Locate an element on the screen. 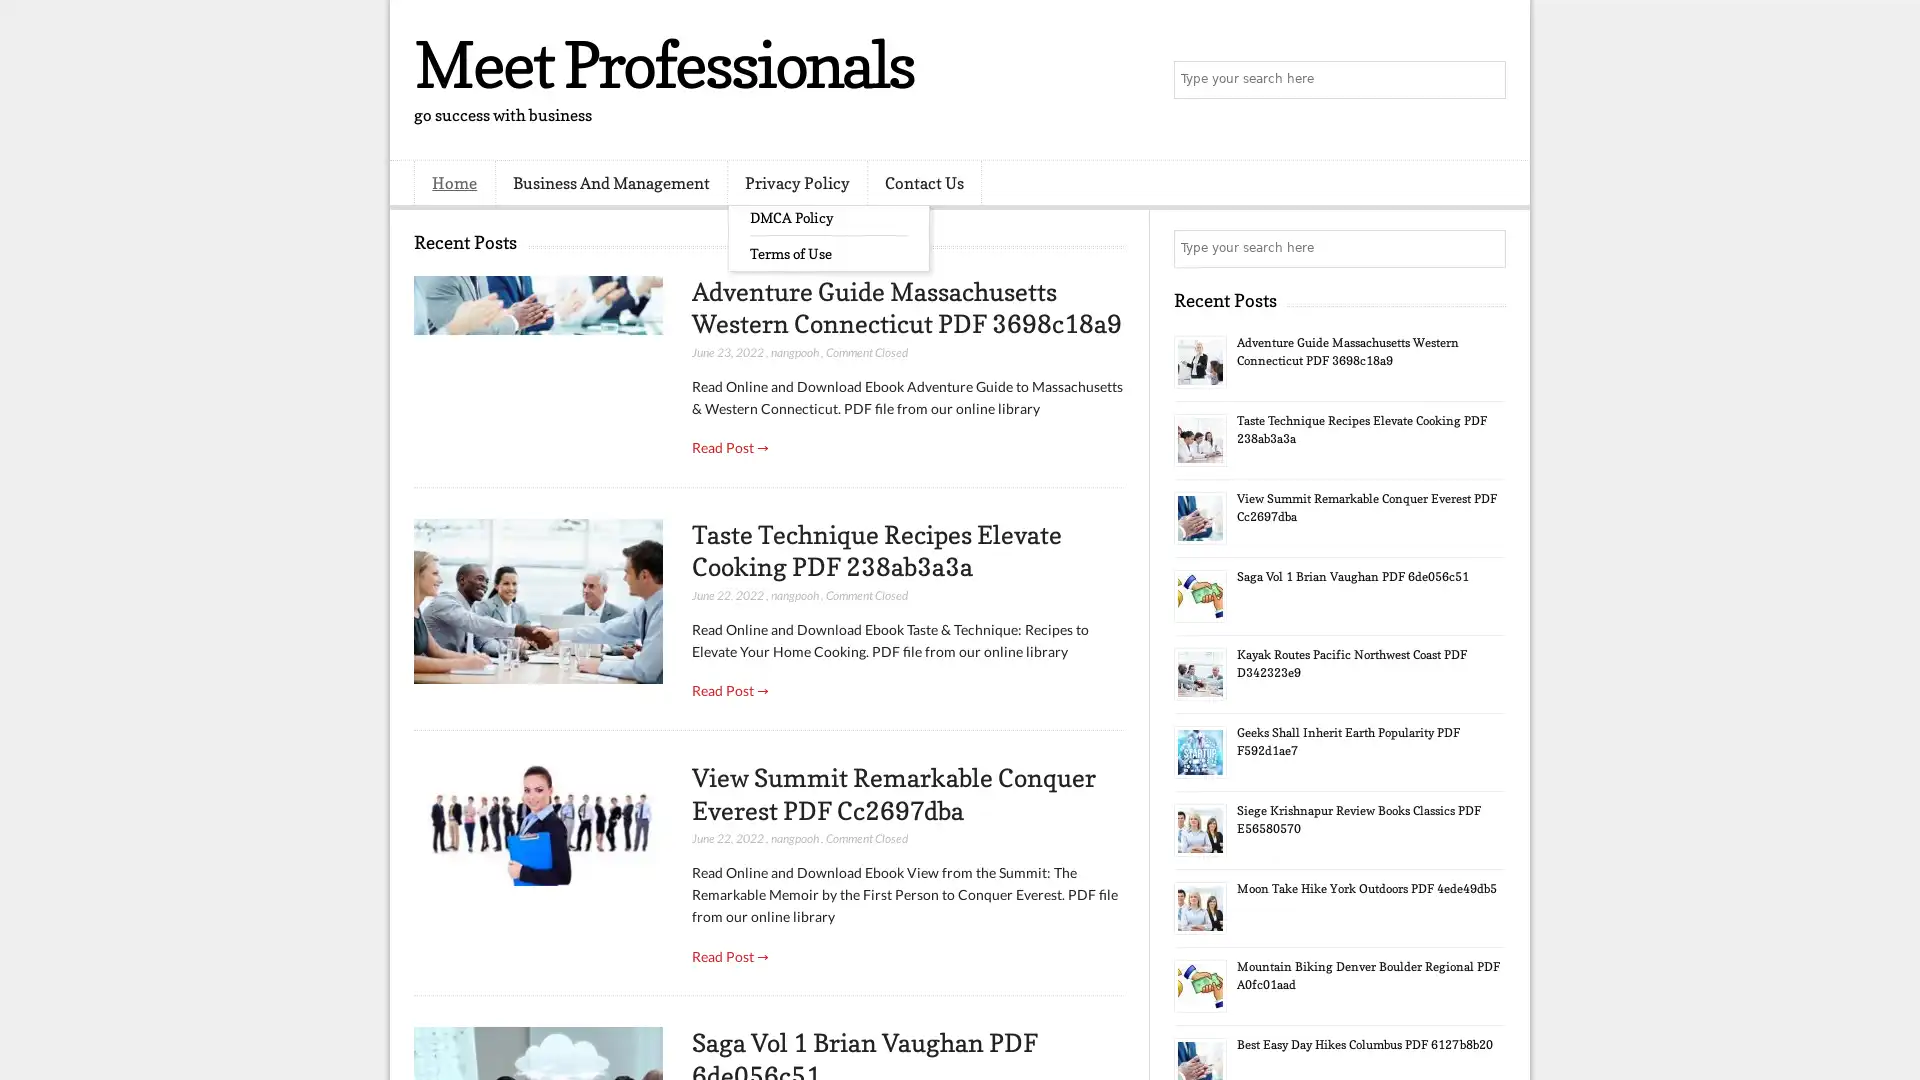  Search is located at coordinates (1485, 80).